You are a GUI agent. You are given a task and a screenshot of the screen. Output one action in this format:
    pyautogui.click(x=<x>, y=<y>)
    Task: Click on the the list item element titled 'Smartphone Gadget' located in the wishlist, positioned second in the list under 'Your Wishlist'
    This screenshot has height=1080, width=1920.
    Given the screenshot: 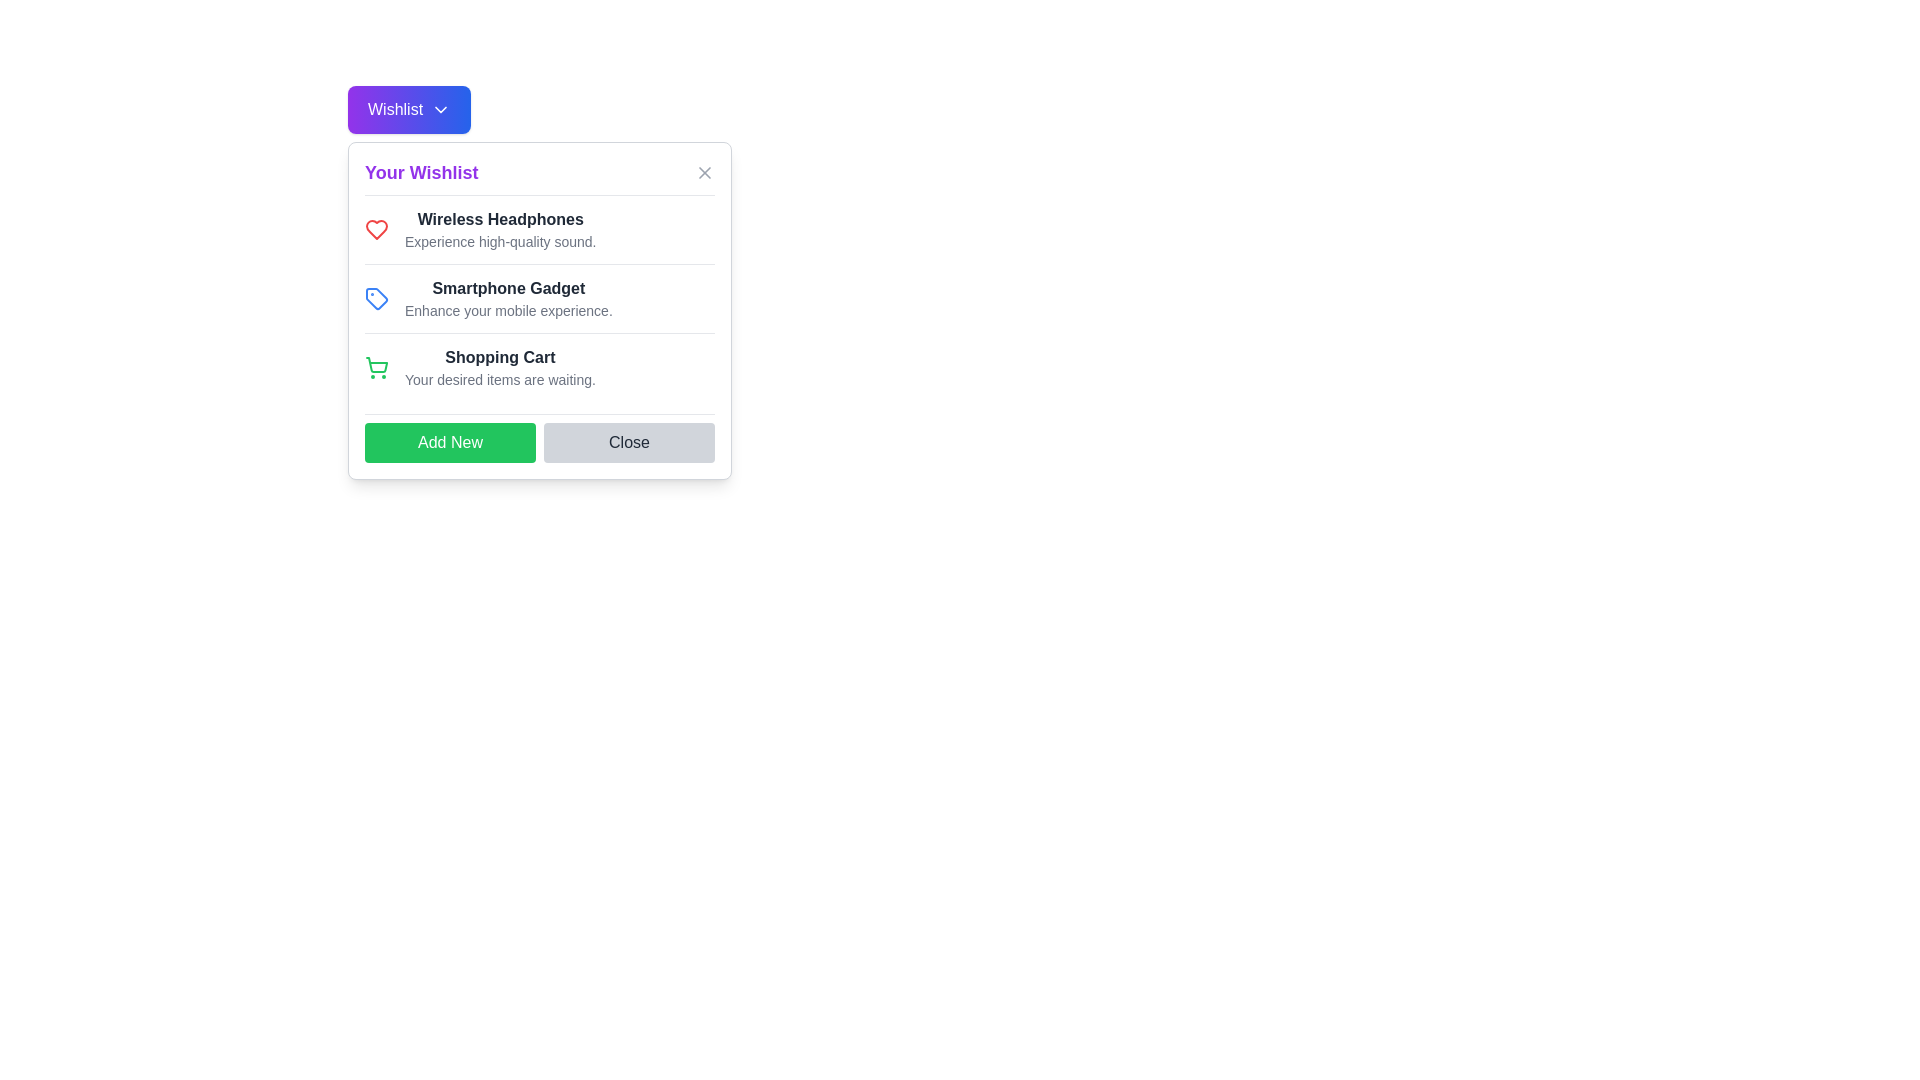 What is the action you would take?
    pyautogui.click(x=508, y=299)
    